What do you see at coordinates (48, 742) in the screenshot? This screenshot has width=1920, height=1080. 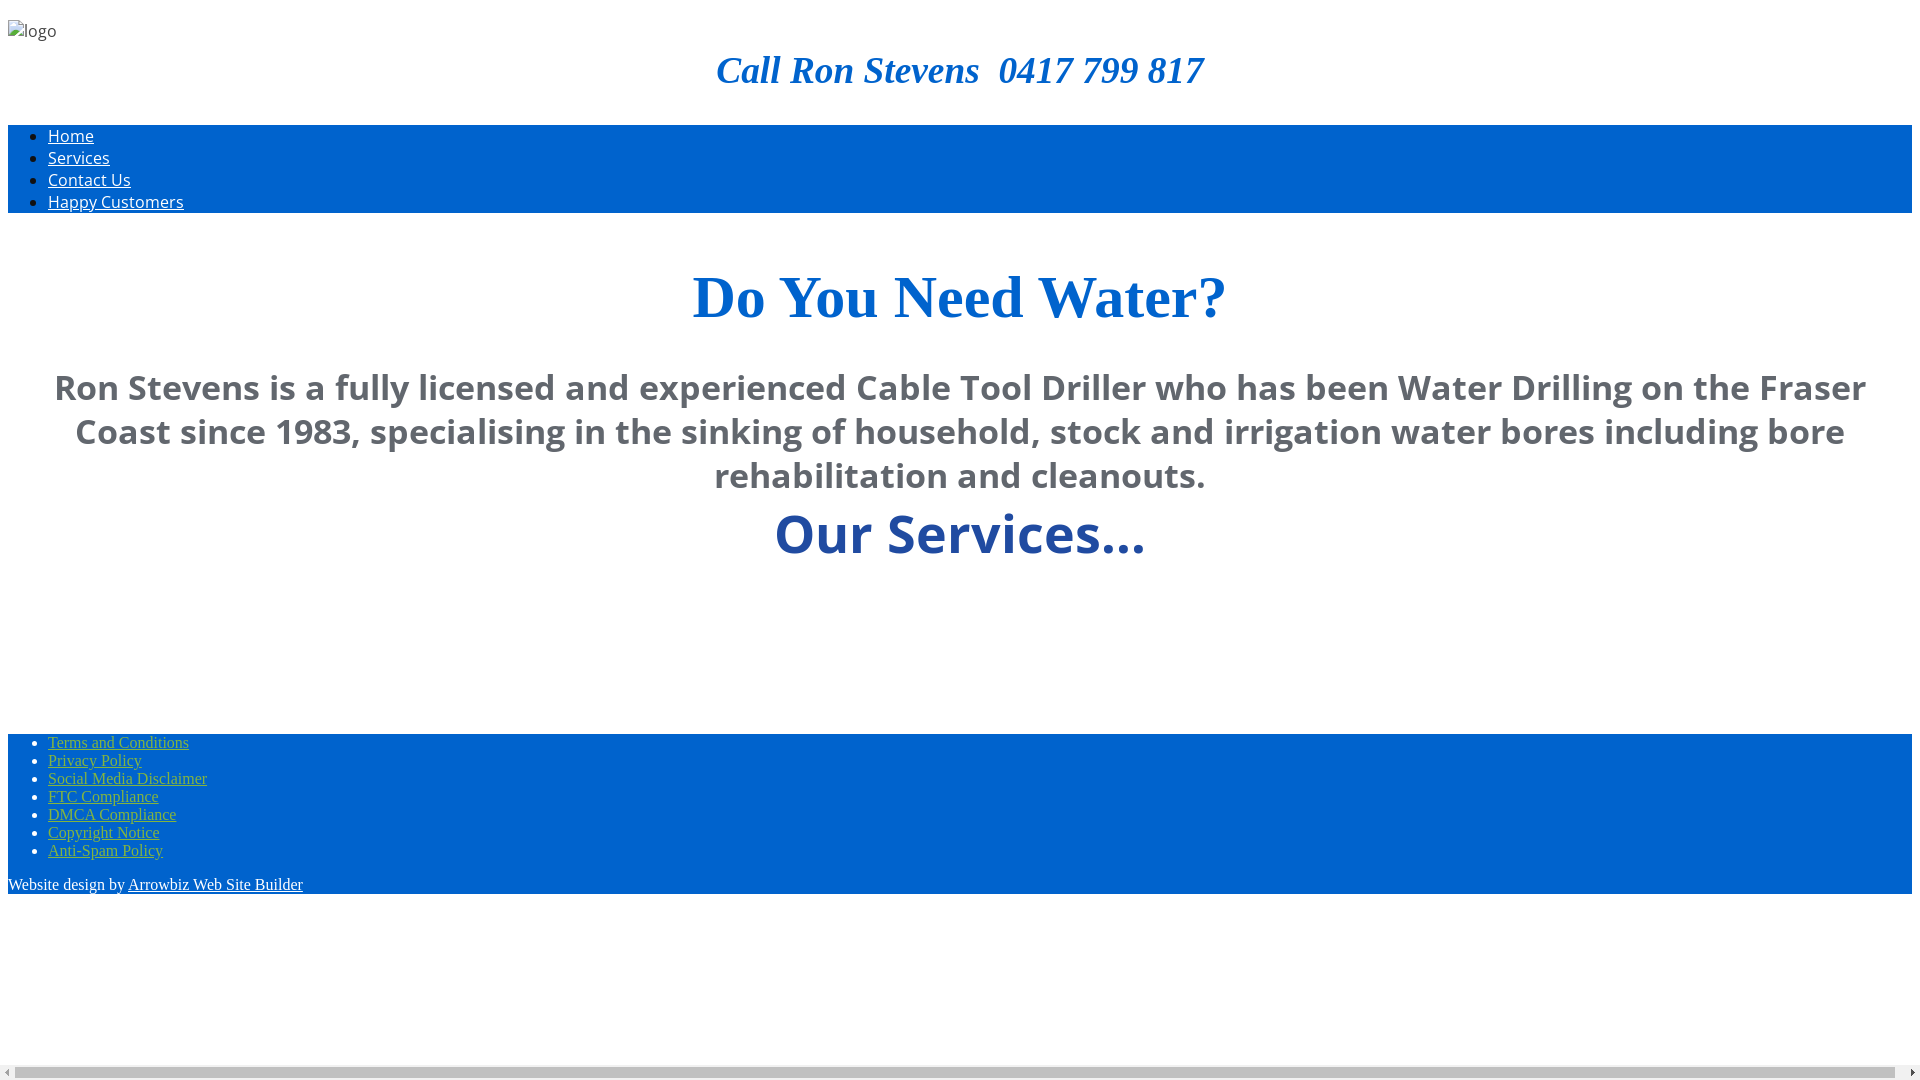 I see `'Terms and Conditions'` at bounding box center [48, 742].